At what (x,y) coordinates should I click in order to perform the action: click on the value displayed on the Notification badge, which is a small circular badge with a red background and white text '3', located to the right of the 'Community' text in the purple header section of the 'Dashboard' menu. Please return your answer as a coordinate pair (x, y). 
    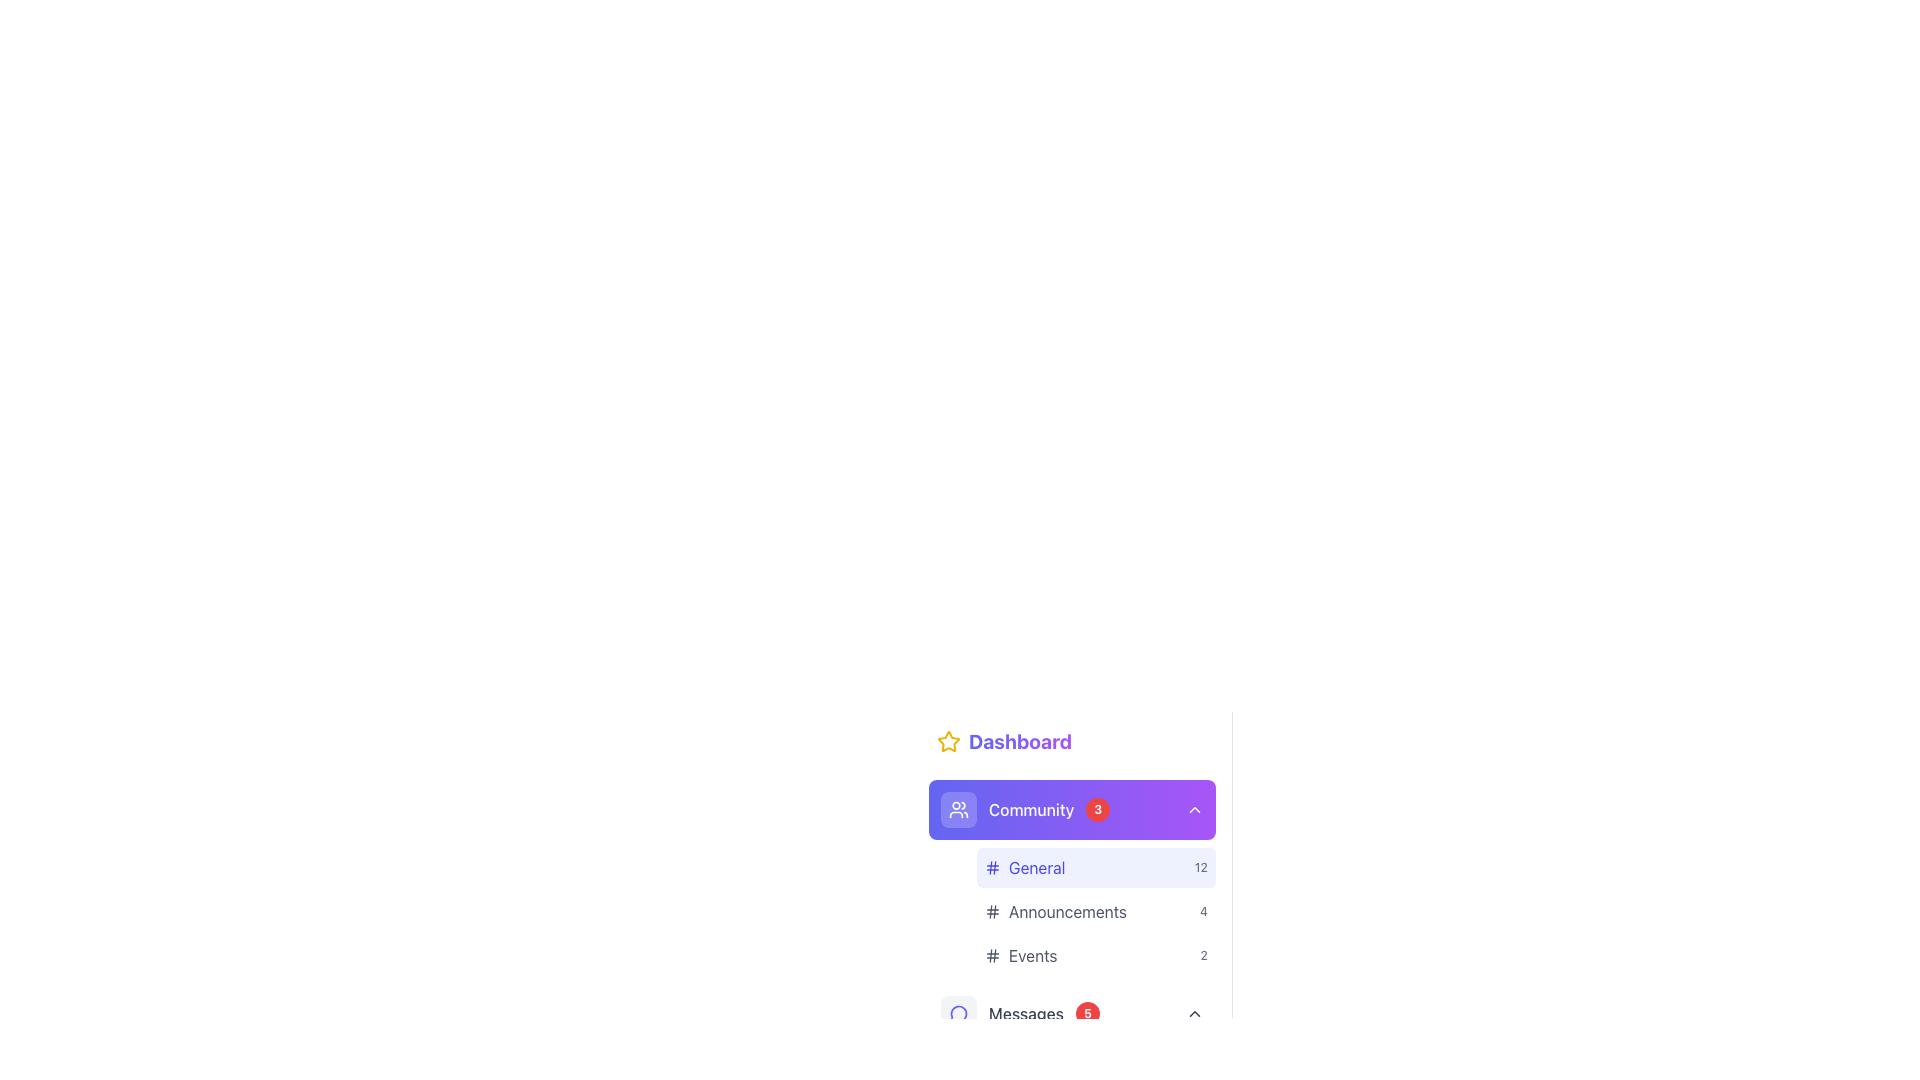
    Looking at the image, I should click on (1097, 810).